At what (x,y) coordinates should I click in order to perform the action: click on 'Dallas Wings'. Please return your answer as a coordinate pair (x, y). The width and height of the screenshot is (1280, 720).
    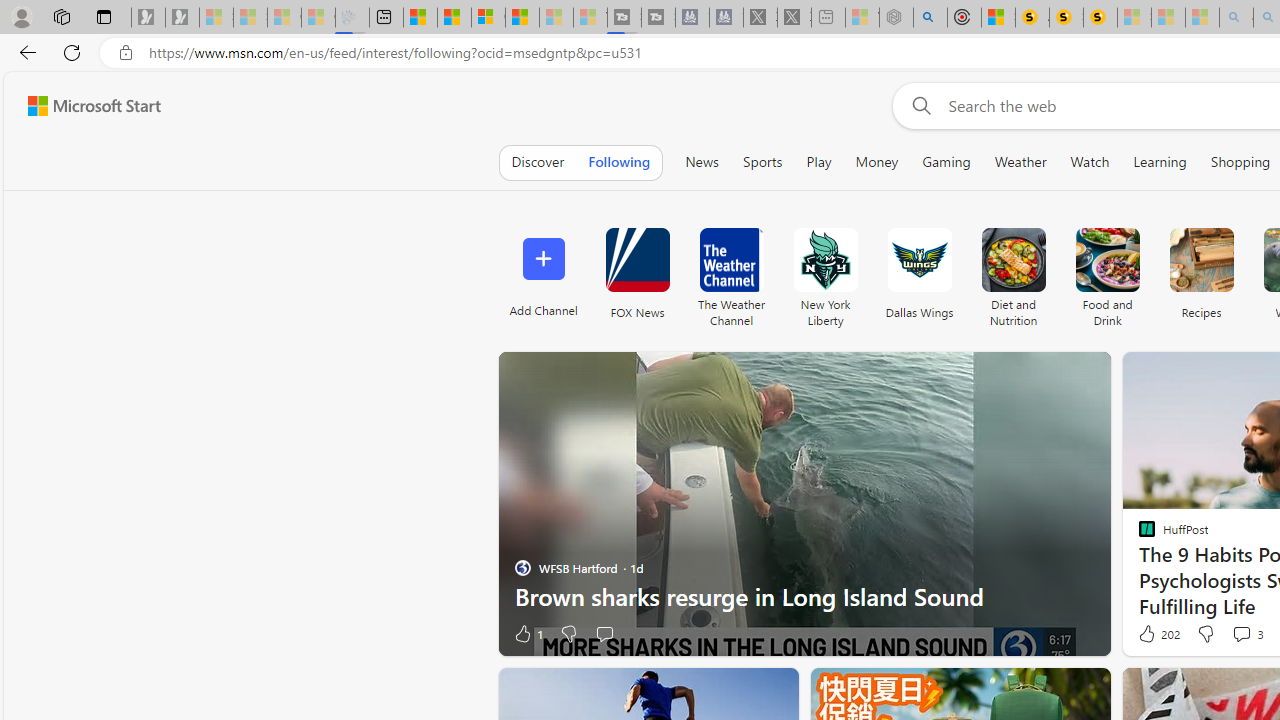
    Looking at the image, I should click on (918, 272).